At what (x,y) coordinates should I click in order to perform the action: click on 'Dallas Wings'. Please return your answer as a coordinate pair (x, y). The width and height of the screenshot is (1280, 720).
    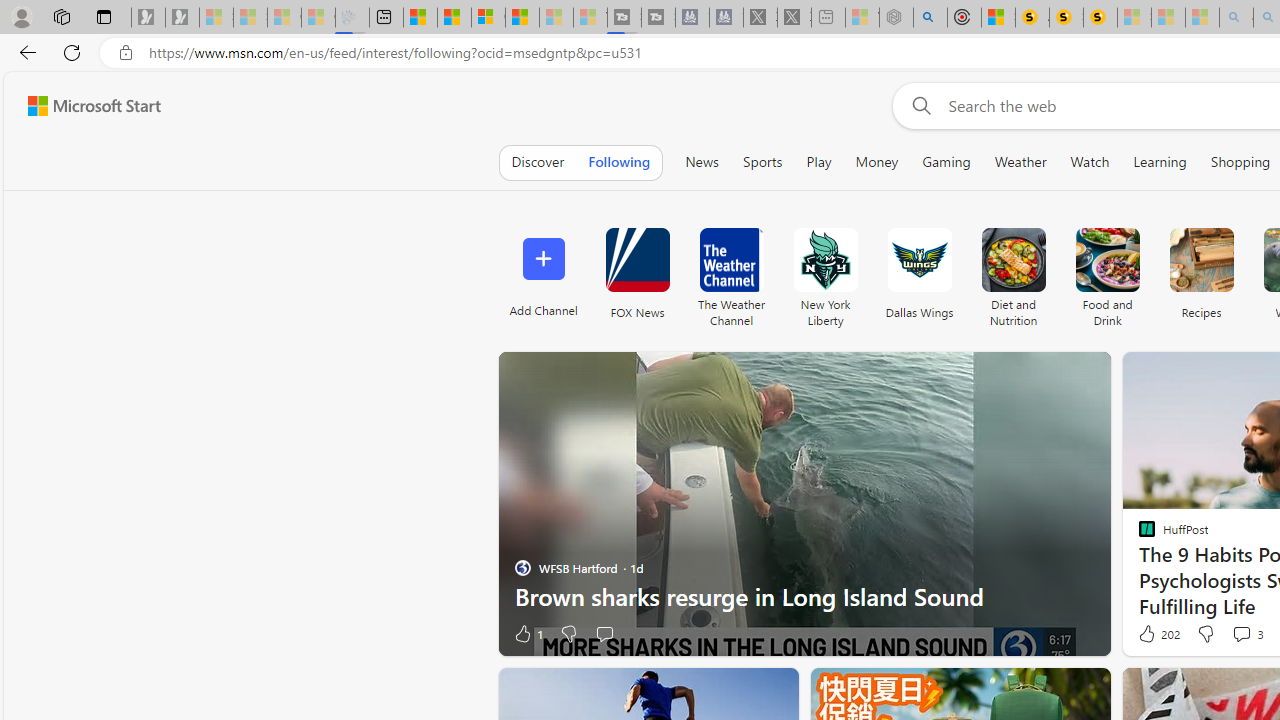
    Looking at the image, I should click on (918, 272).